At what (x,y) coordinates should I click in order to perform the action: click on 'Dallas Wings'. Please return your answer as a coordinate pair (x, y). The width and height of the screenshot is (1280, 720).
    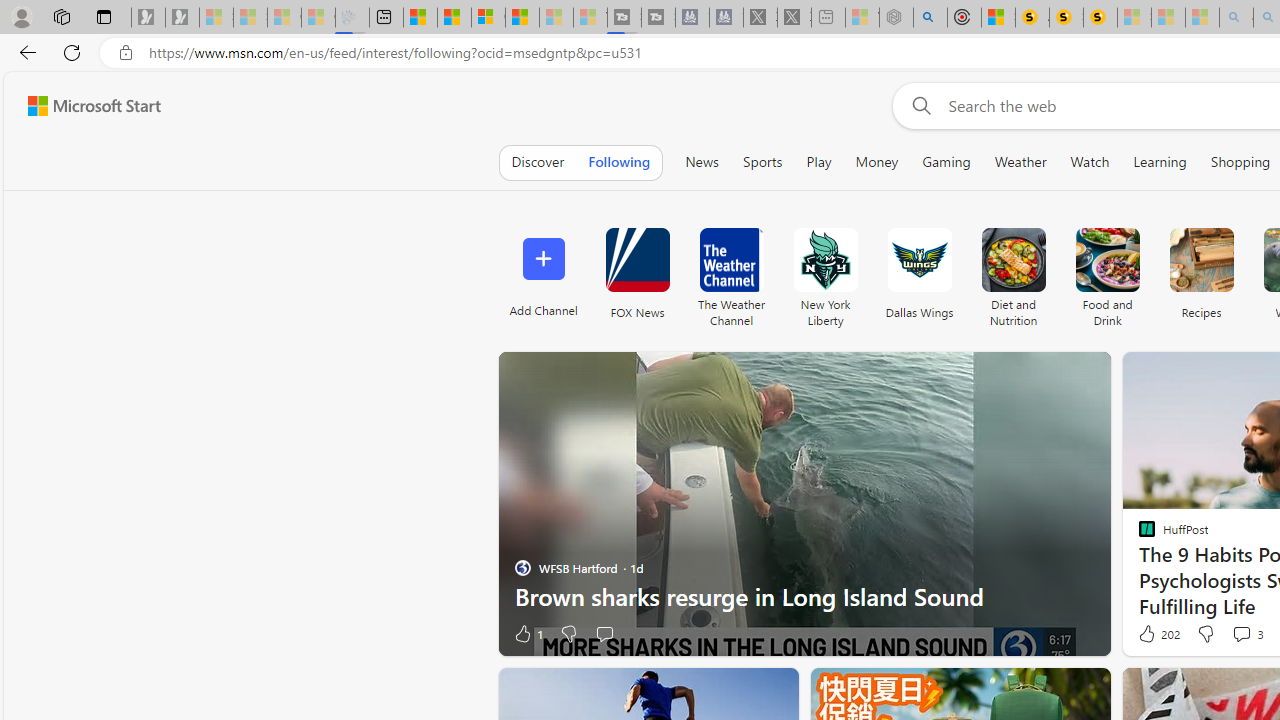
    Looking at the image, I should click on (918, 272).